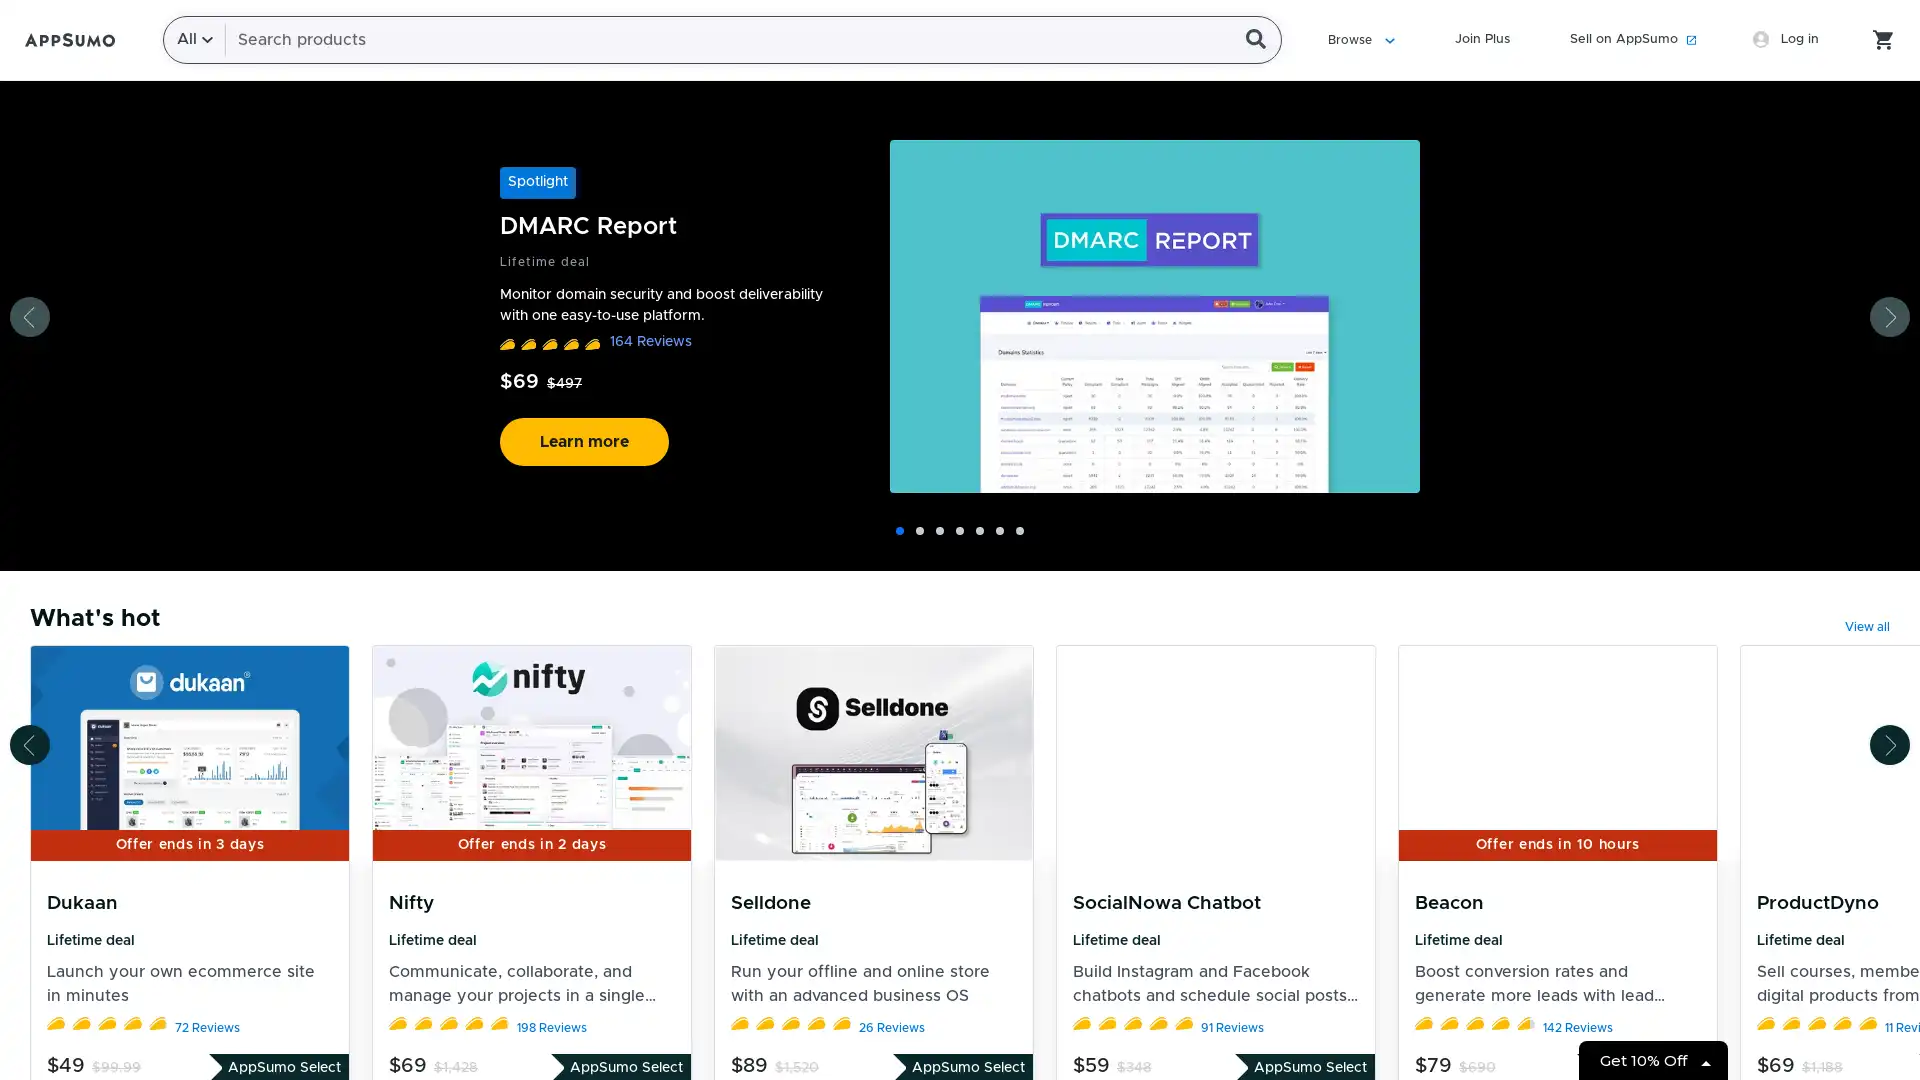 This screenshot has width=1920, height=1080. I want to click on Search with AppSumo, so click(1253, 39).